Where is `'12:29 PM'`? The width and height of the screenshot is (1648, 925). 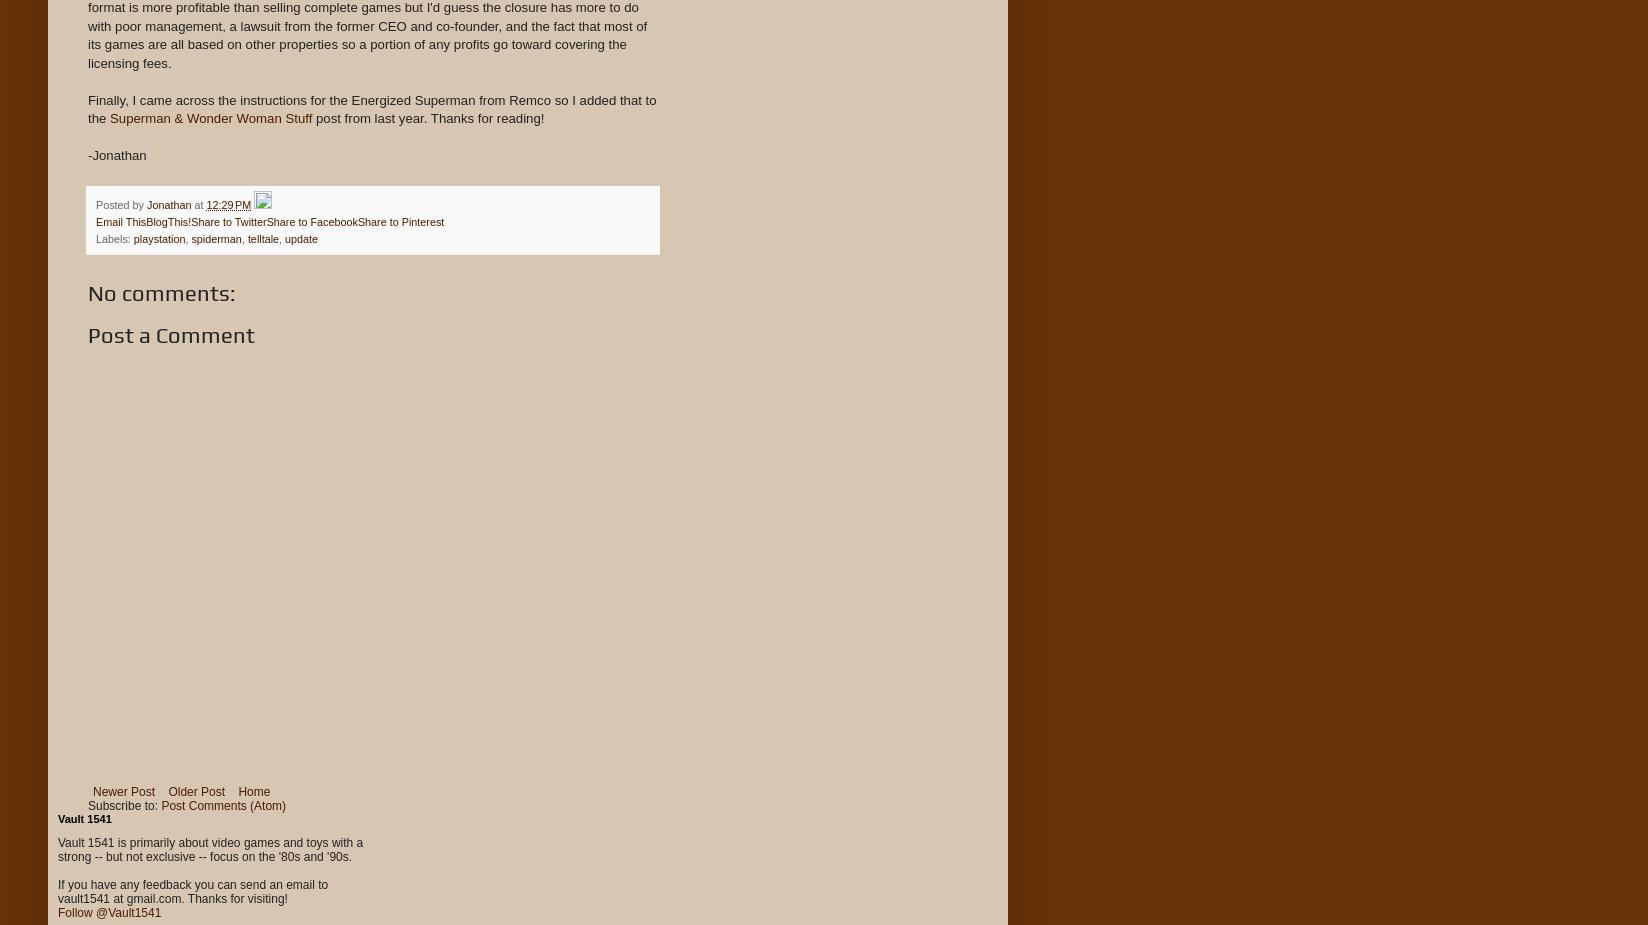 '12:29 PM' is located at coordinates (227, 202).